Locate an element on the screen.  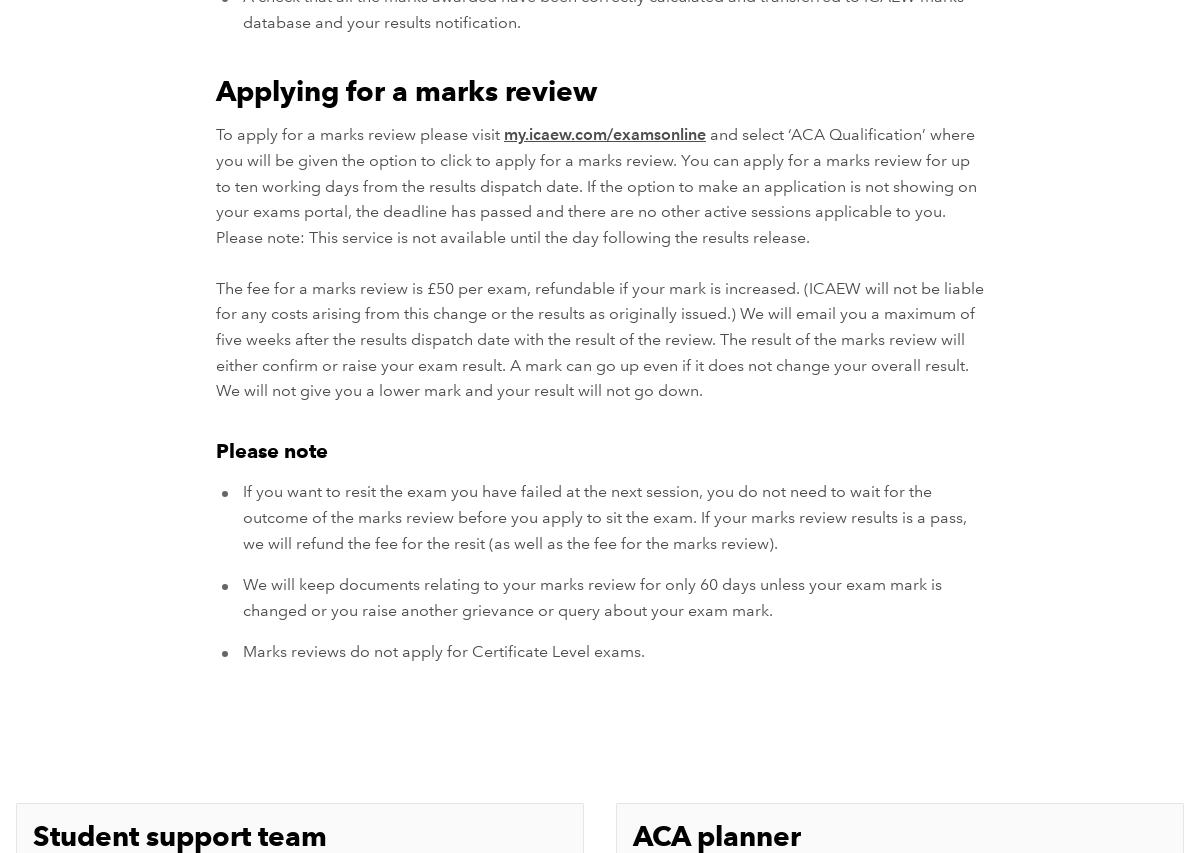
'Applying for a marks review' is located at coordinates (215, 88).